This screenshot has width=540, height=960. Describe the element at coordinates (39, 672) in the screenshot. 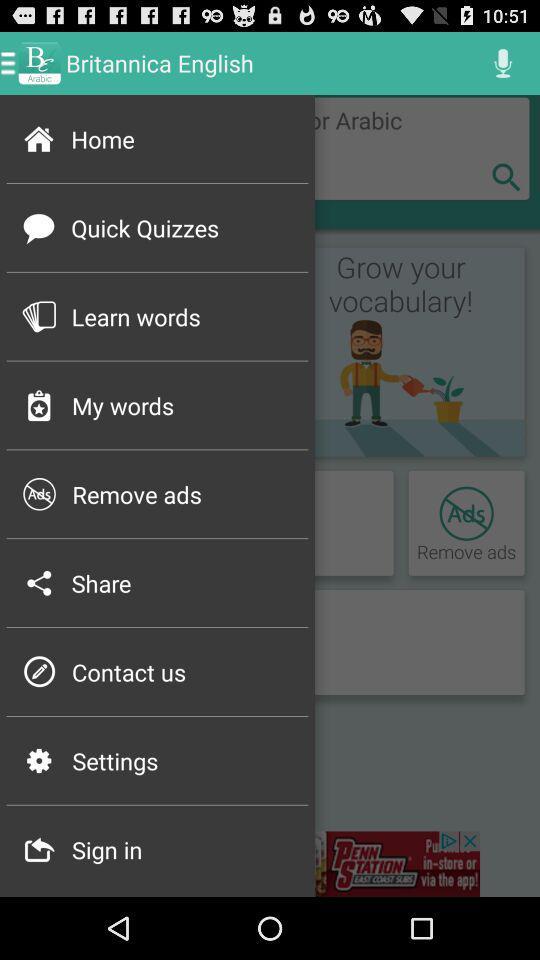

I see `the app to the left of contact us` at that location.